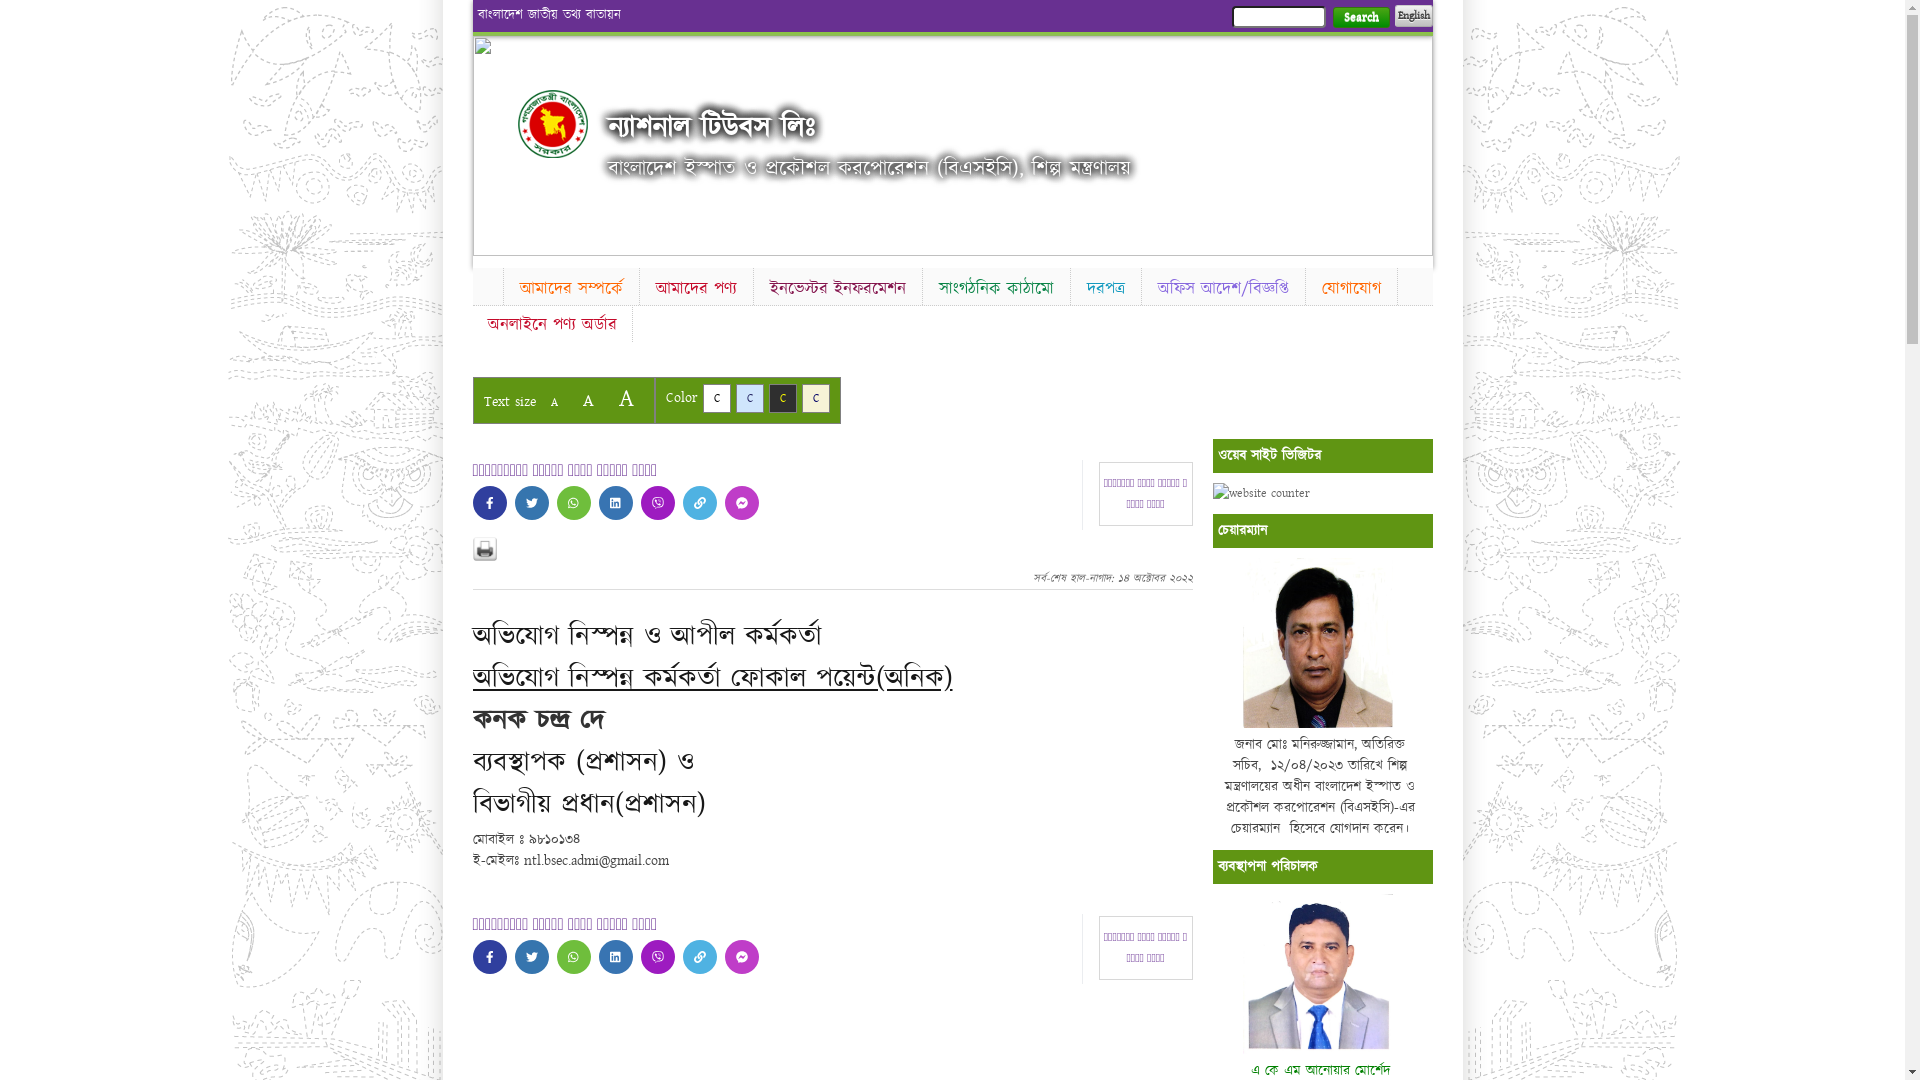 The image size is (1920, 1080). I want to click on 'Home', so click(470, 284).